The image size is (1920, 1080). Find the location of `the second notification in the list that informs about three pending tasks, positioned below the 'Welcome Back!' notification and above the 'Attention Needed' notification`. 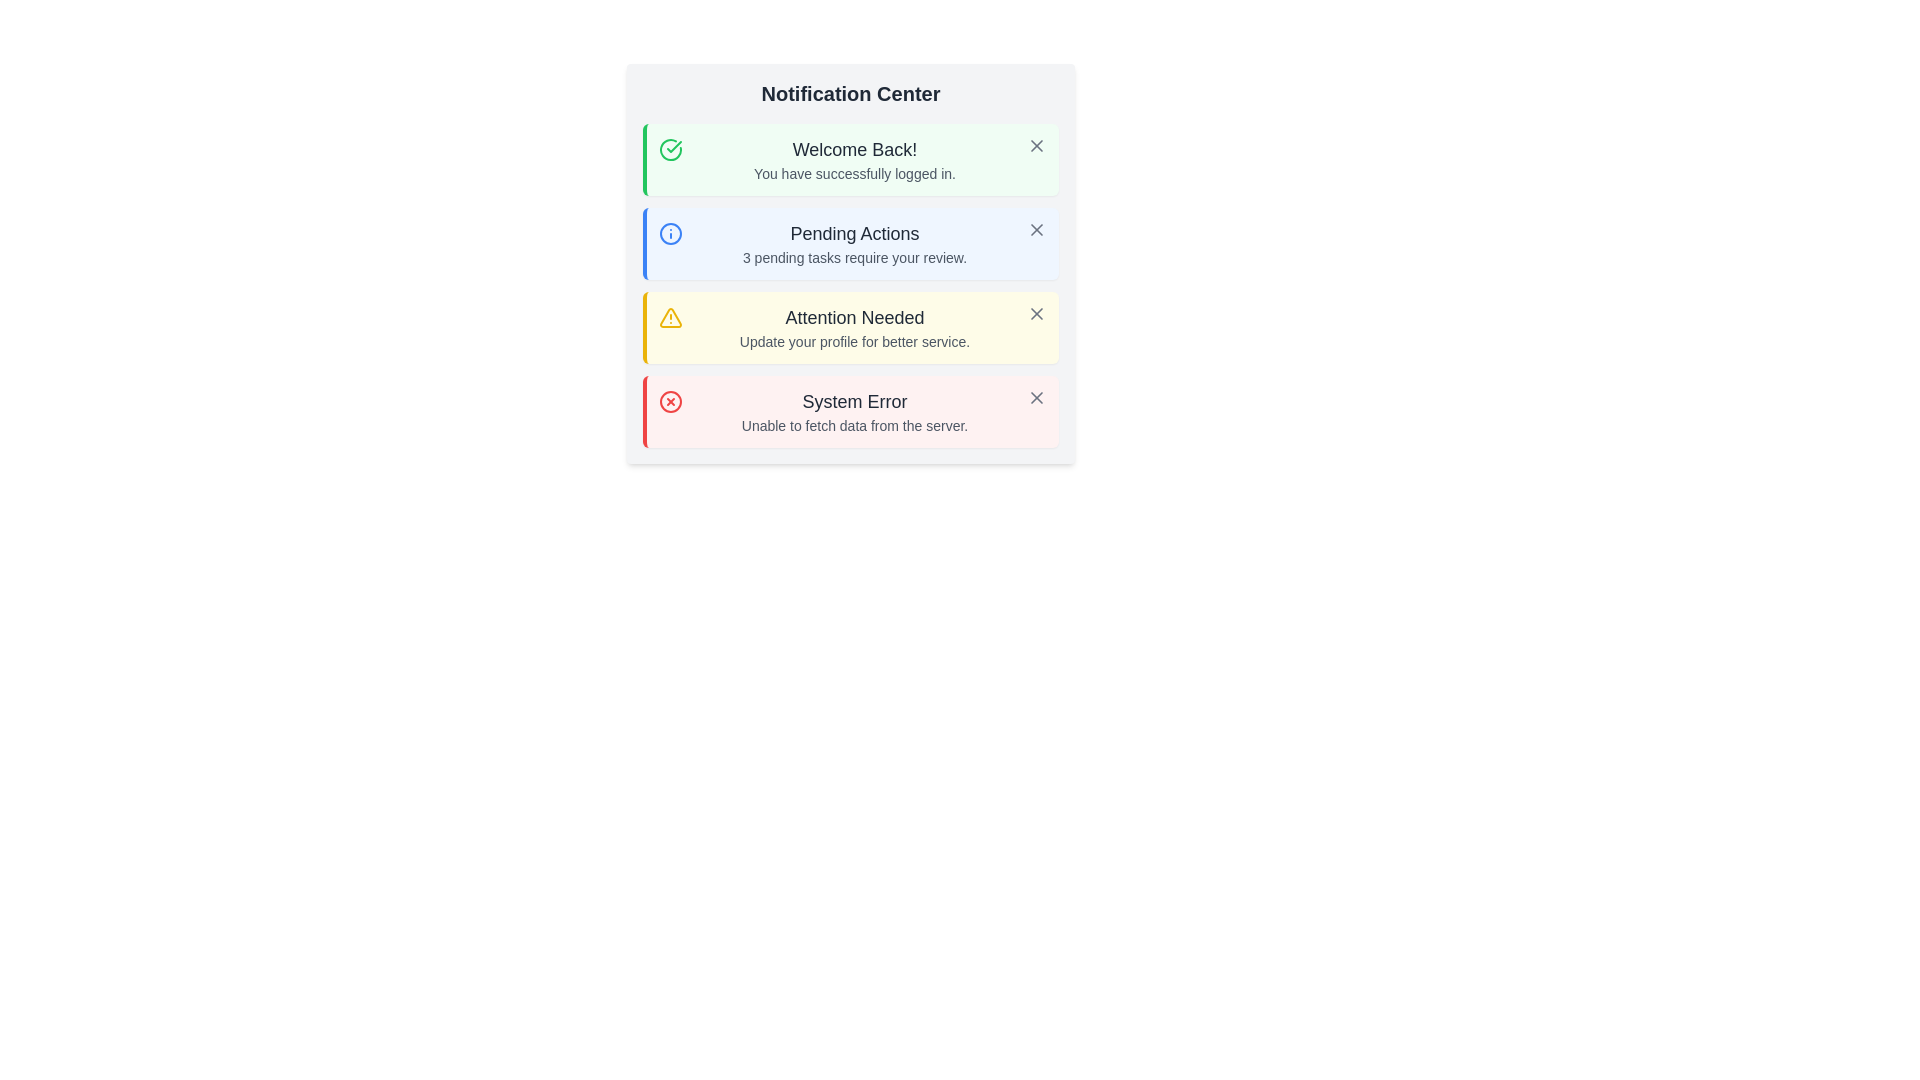

the second notification in the list that informs about three pending tasks, positioned below the 'Welcome Back!' notification and above the 'Attention Needed' notification is located at coordinates (854, 242).